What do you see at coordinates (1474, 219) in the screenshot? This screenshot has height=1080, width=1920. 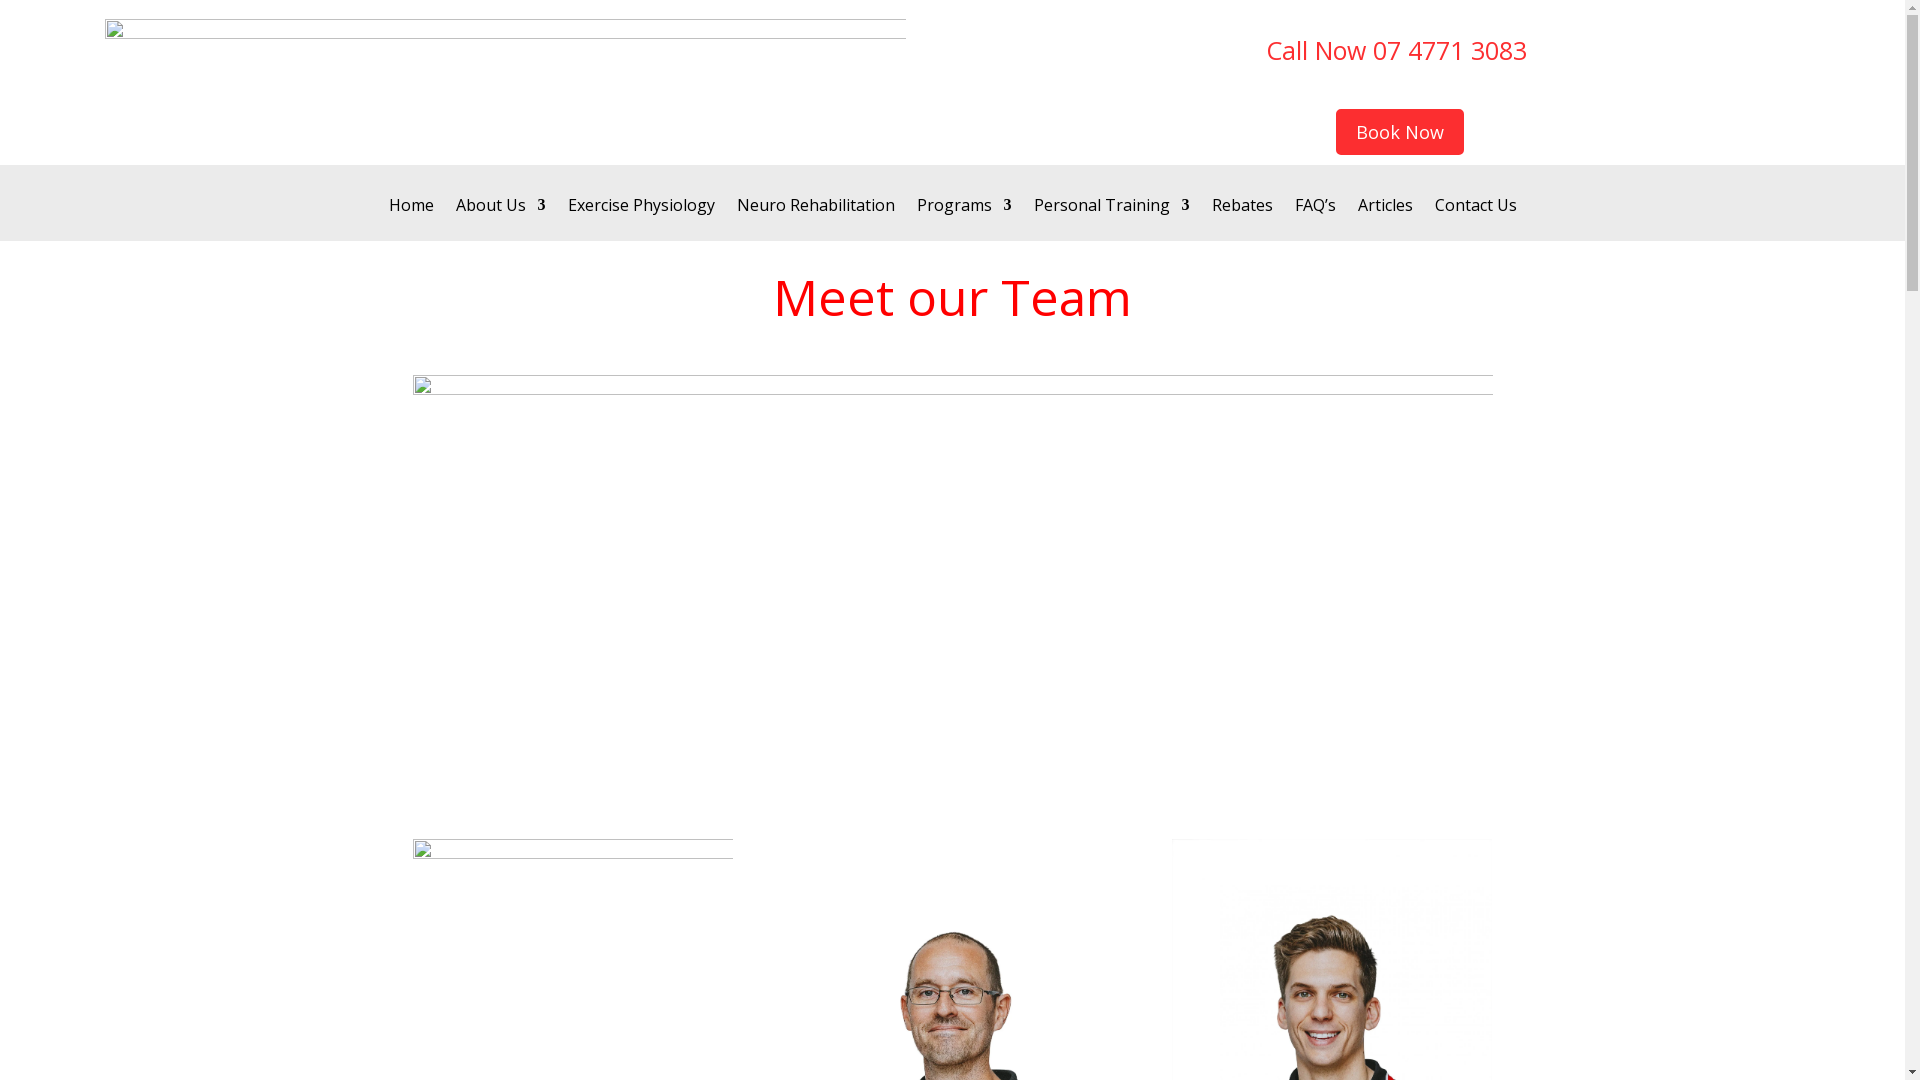 I see `'Contact Us'` at bounding box center [1474, 219].